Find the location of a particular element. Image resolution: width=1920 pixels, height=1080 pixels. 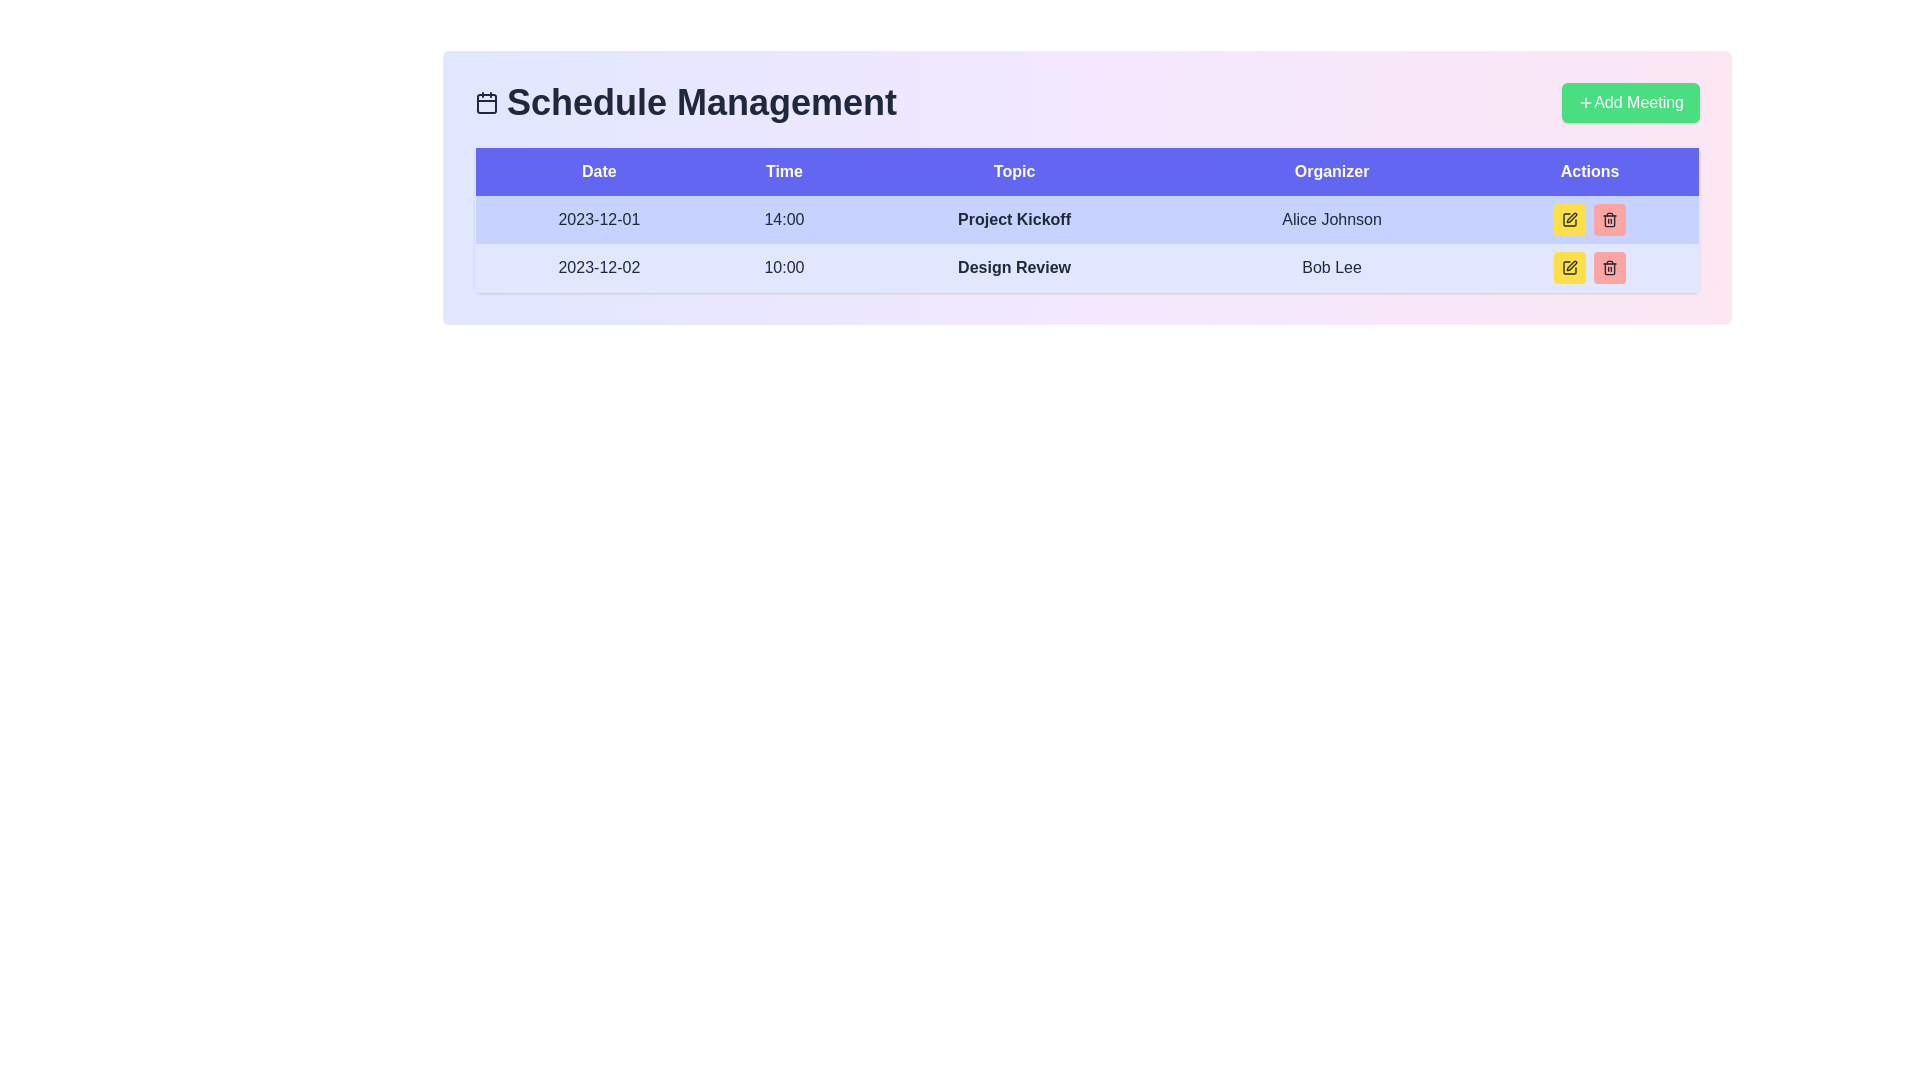

text of the Header label displaying 'Organizer', which is styled in white on a purple background and positioned in the header row between 'Topic' and 'Actions' is located at coordinates (1332, 170).